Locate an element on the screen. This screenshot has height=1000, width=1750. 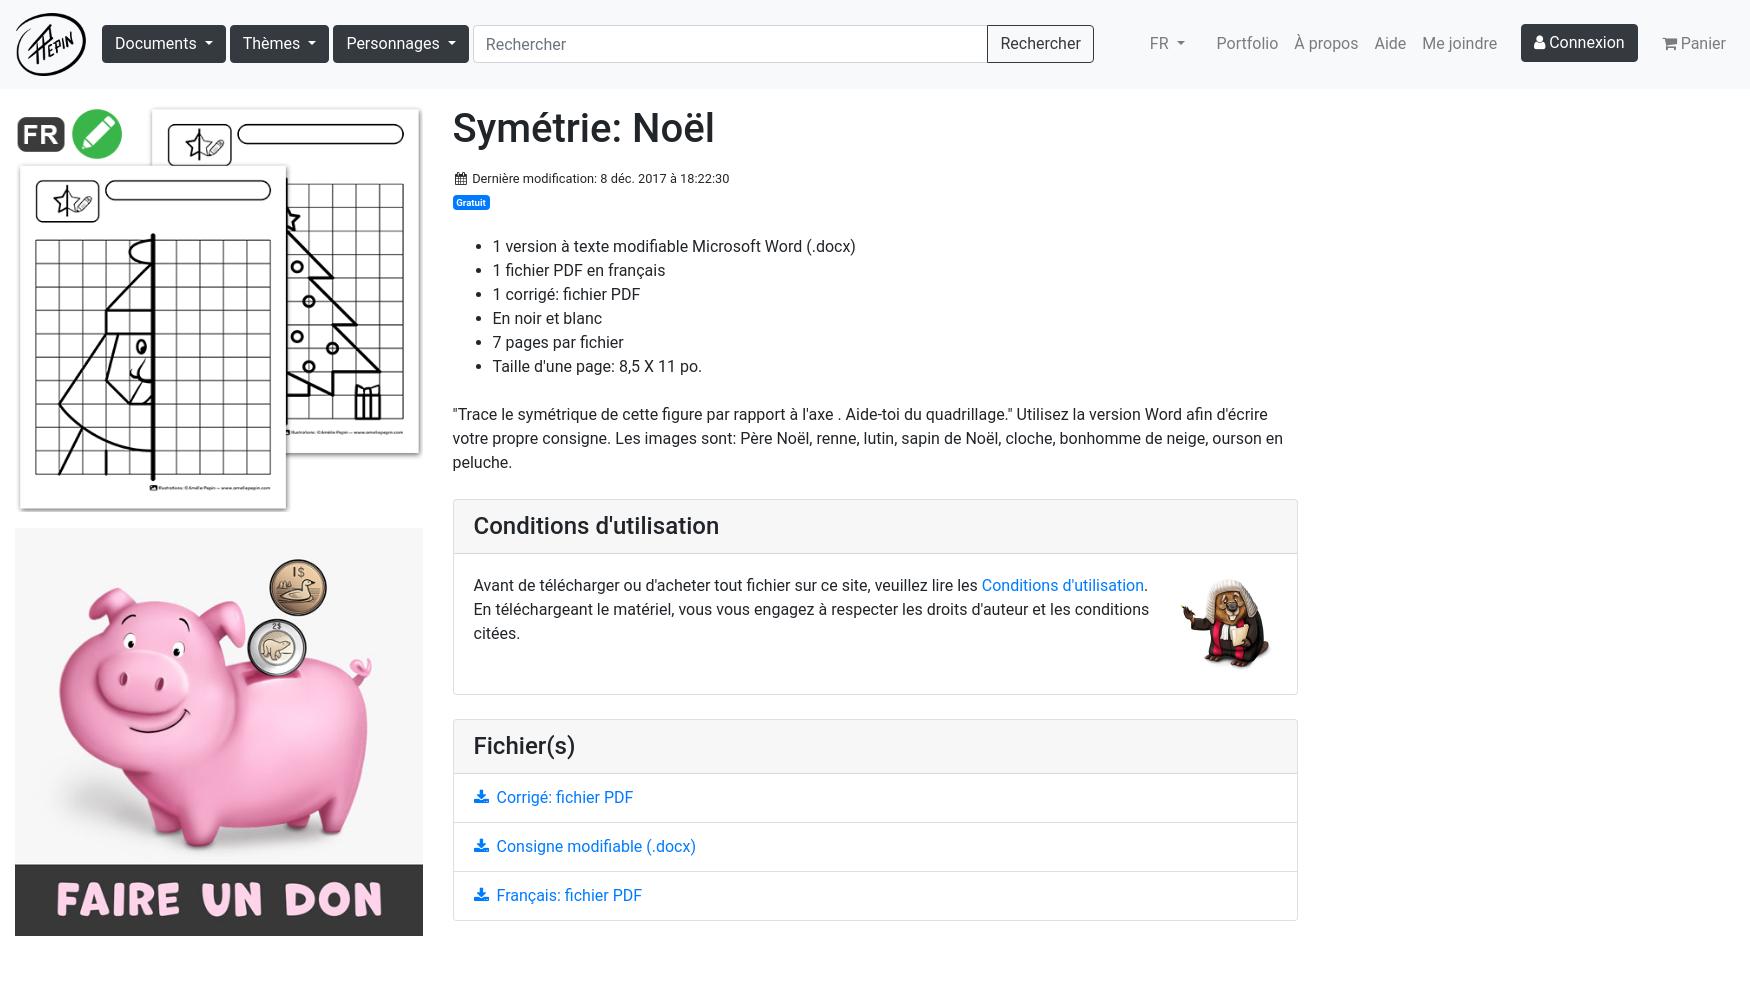
'Panier' is located at coordinates (1702, 43).